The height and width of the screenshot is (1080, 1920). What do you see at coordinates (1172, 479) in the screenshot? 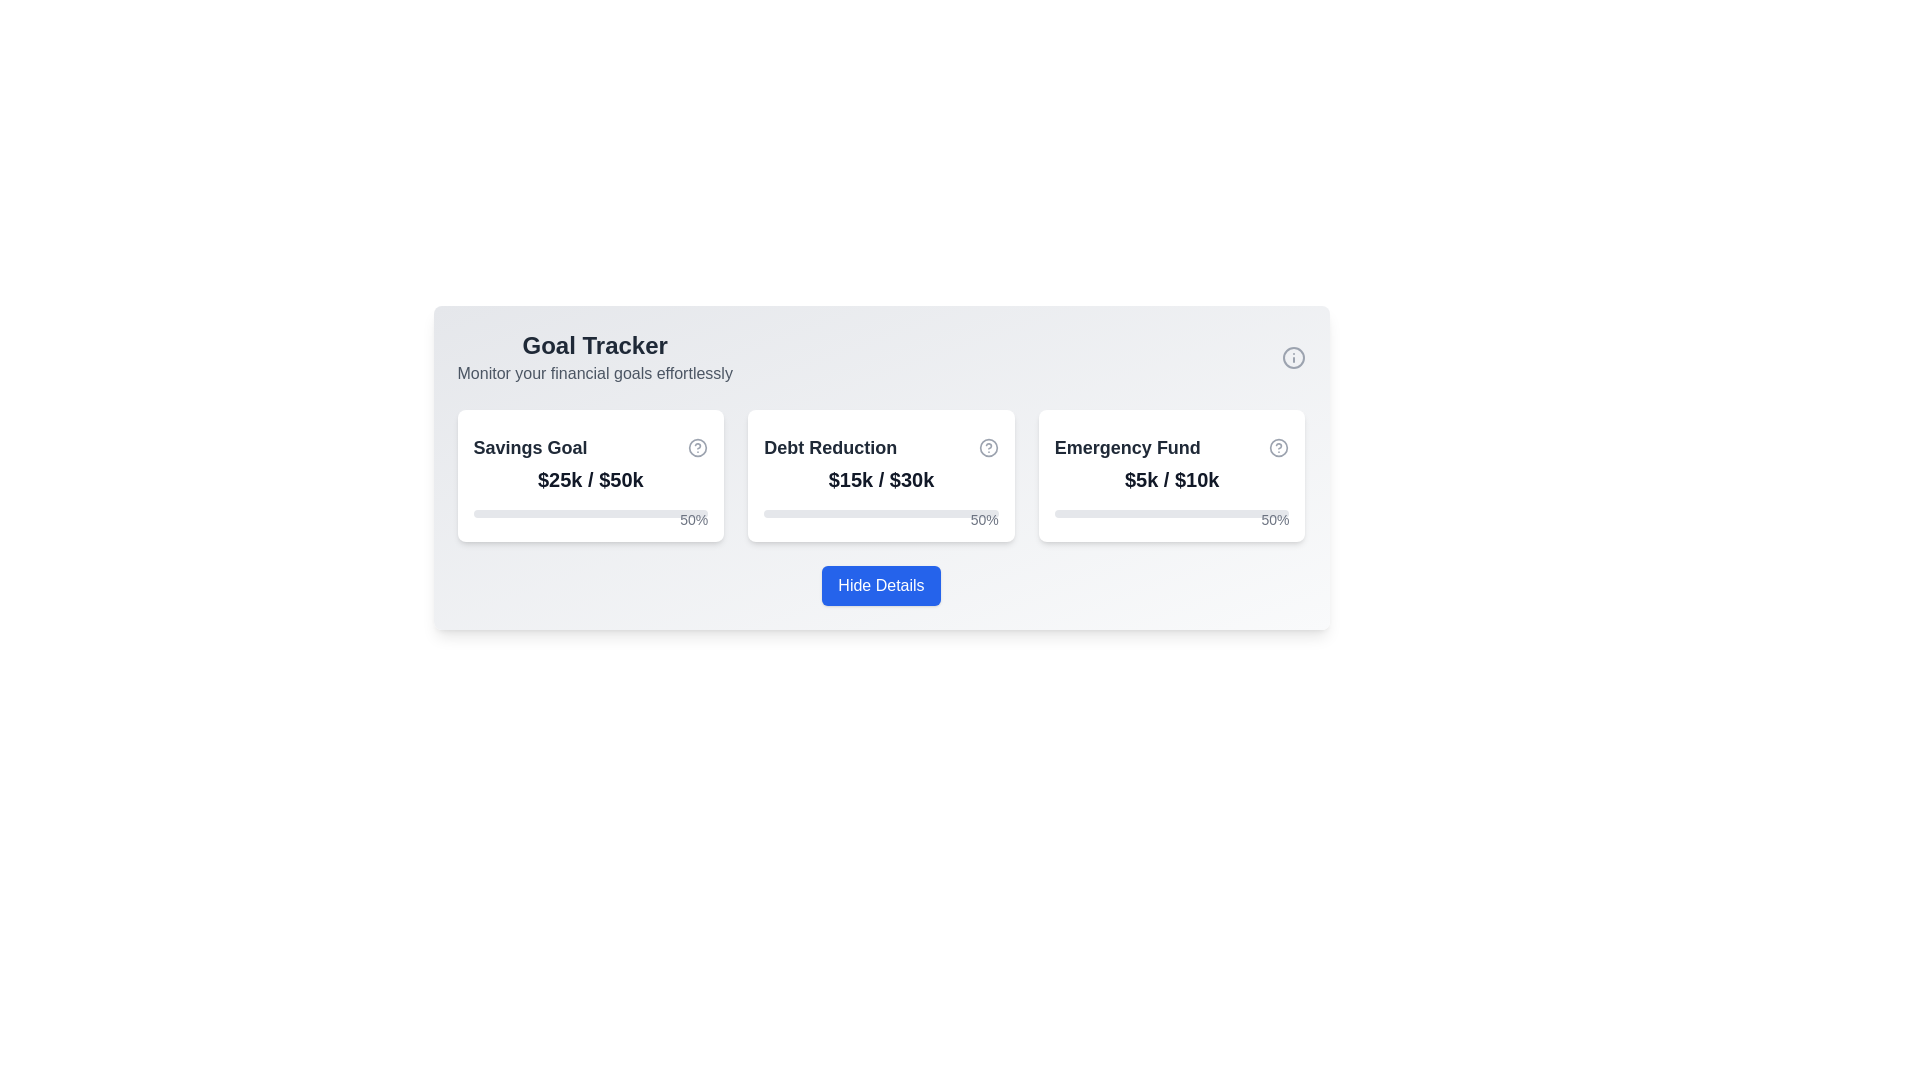
I see `the text label displaying the financial progress '$5k / $10k' located within the 'Emergency Fund' card` at bounding box center [1172, 479].